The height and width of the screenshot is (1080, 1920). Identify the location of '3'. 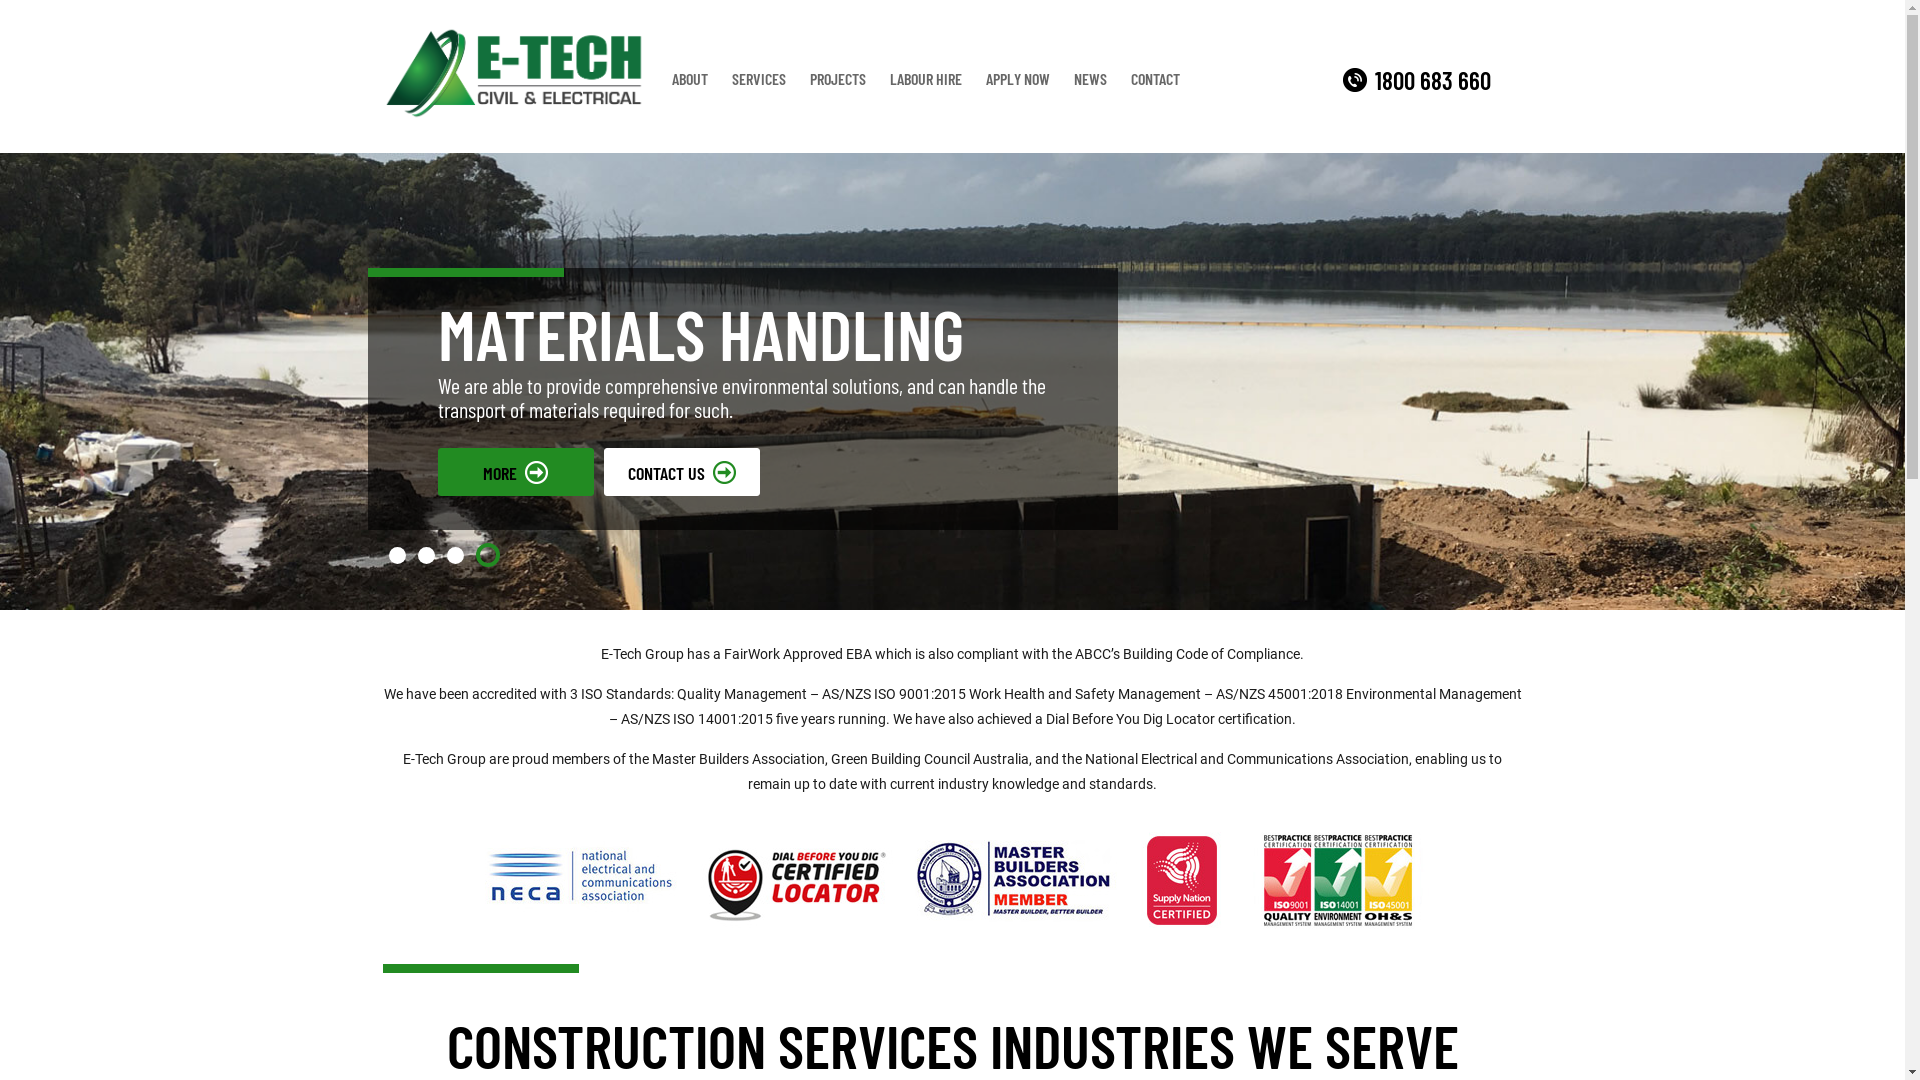
(453, 555).